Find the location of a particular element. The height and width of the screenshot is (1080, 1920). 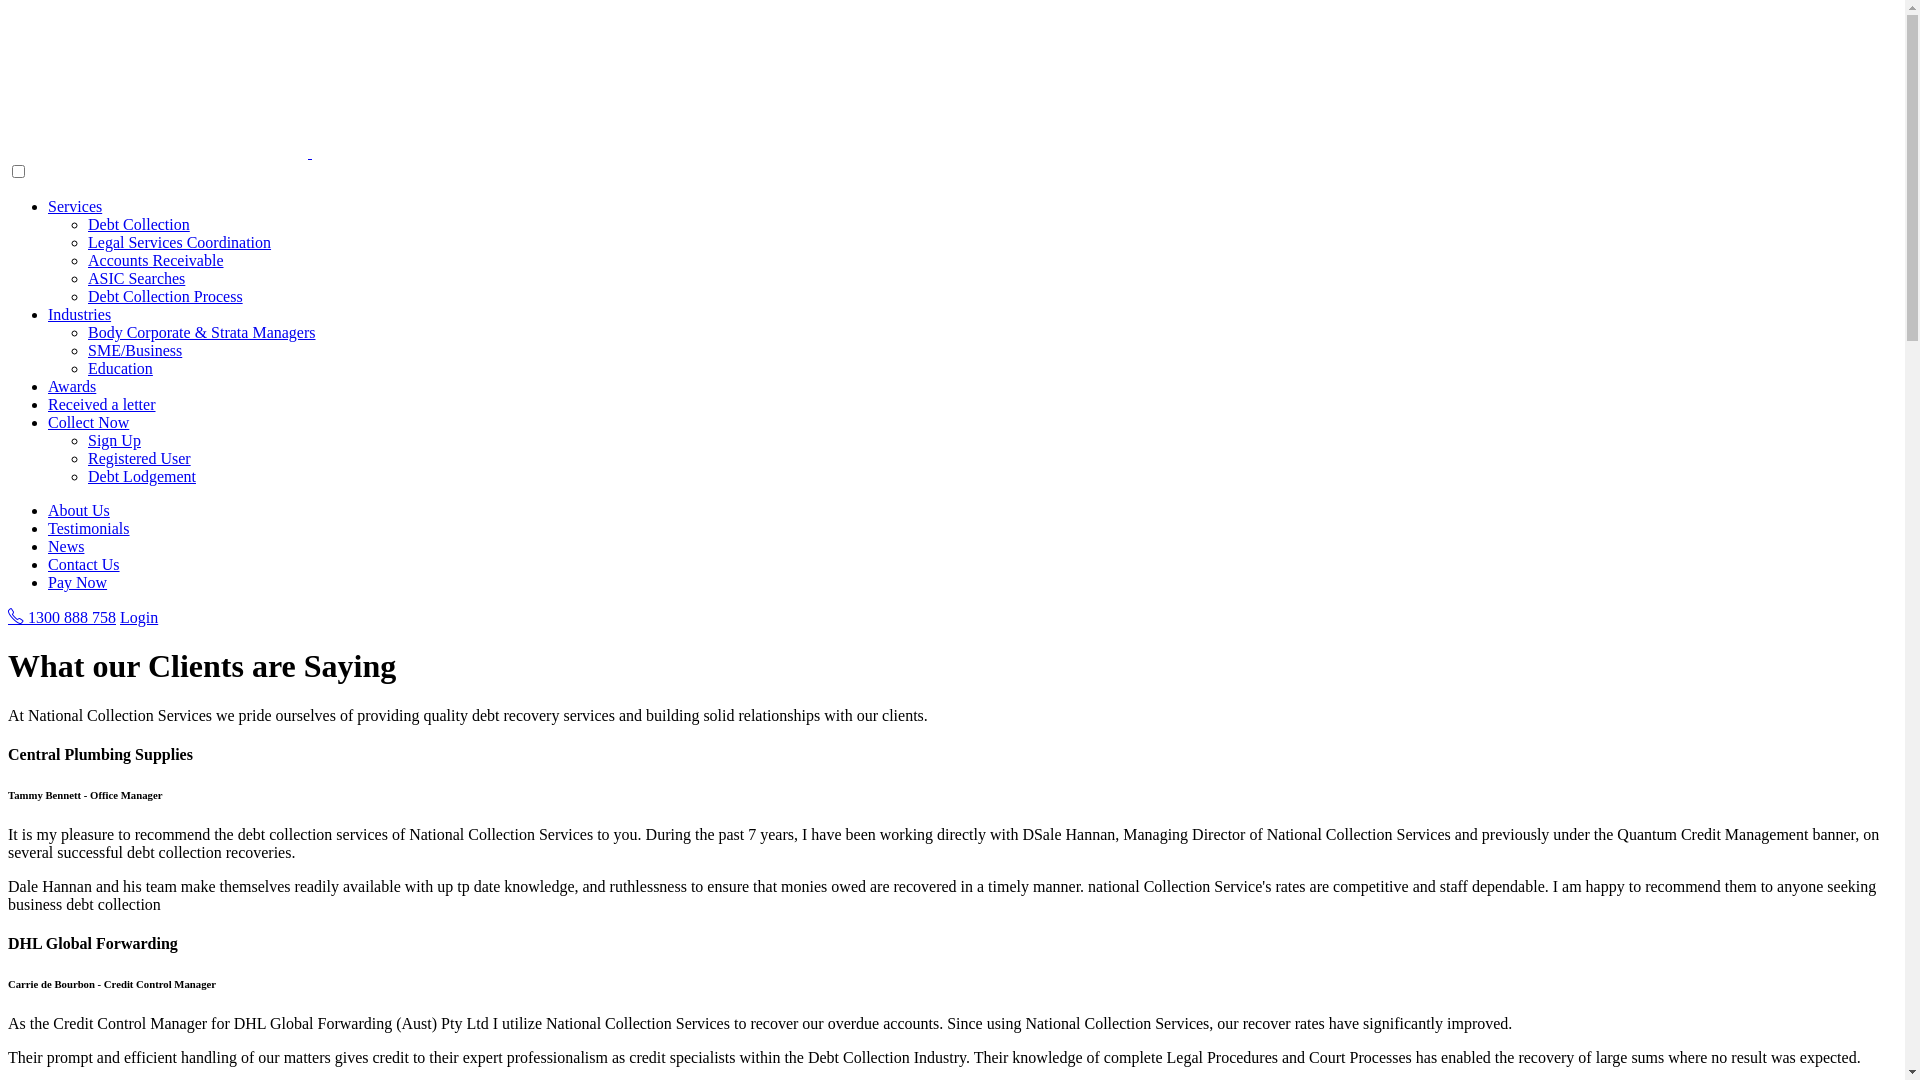

'Registered User' is located at coordinates (138, 458).